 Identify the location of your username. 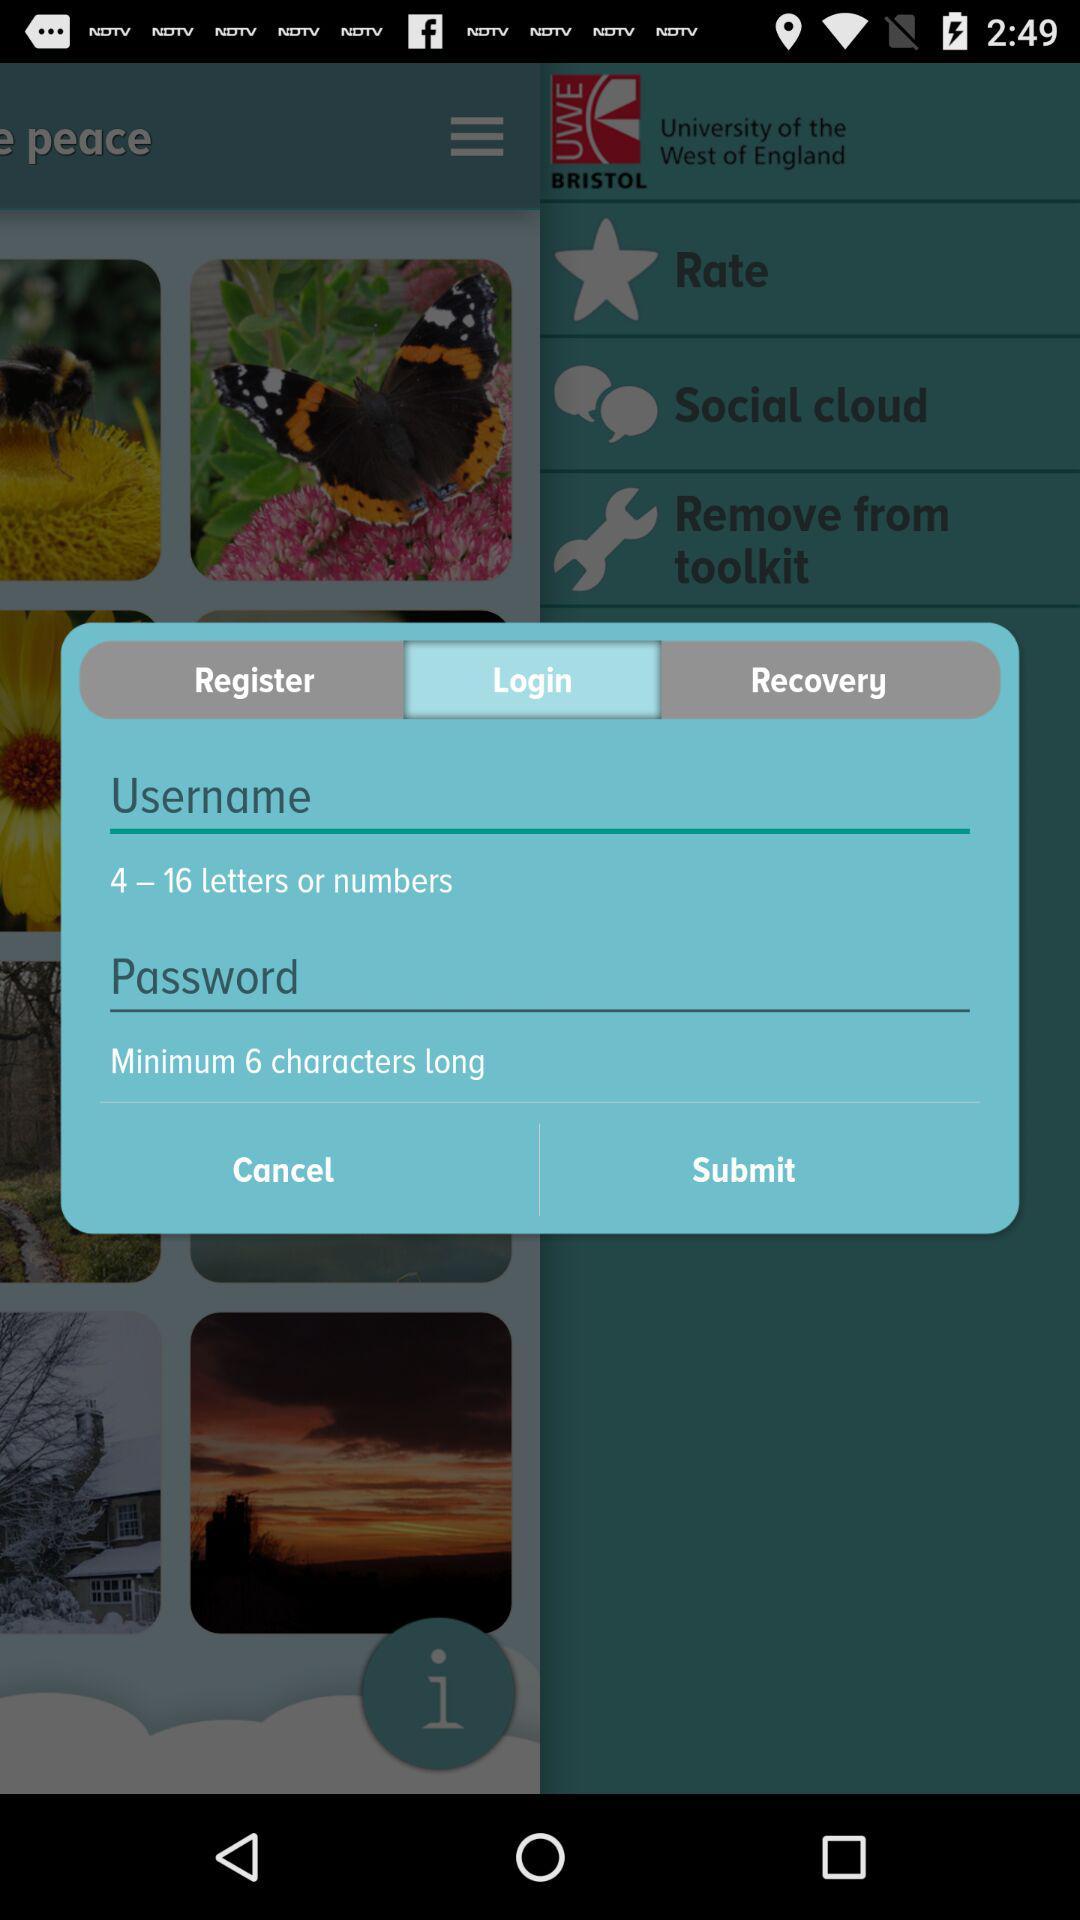
(540, 795).